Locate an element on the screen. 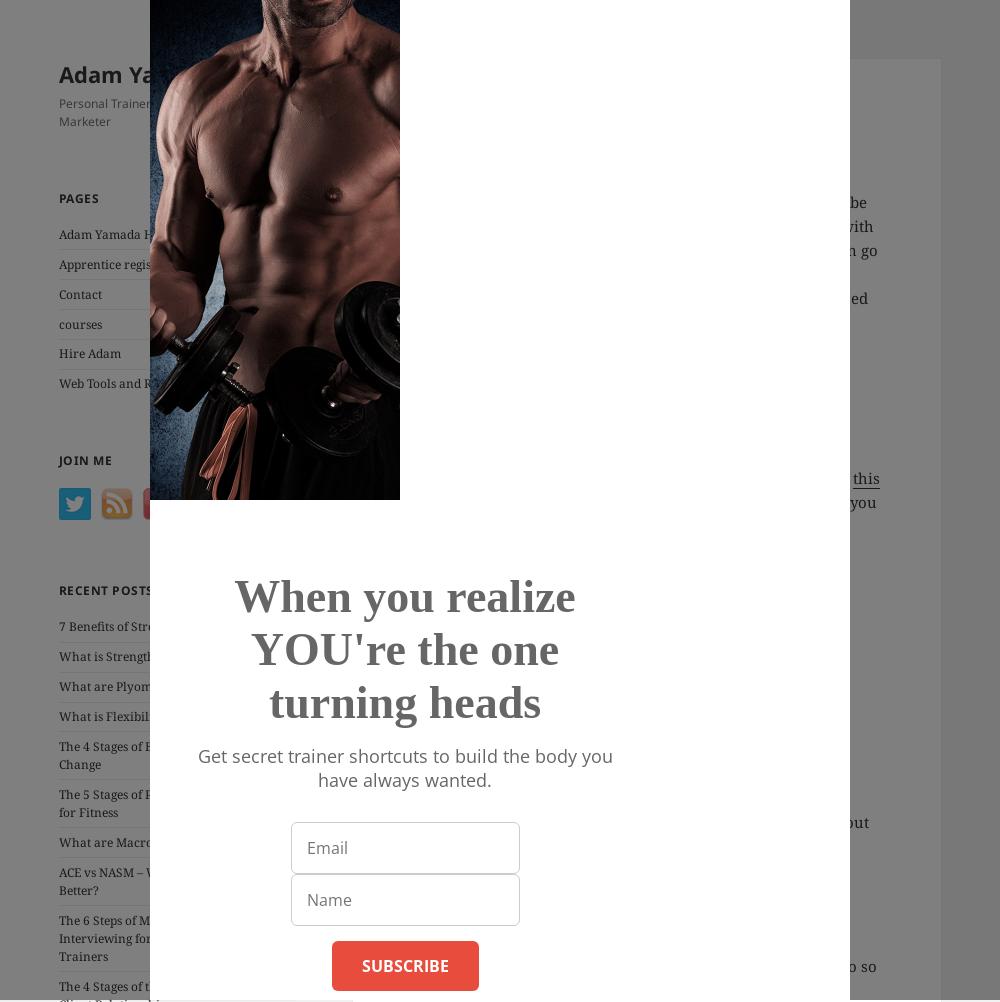 The width and height of the screenshot is (1000, 1002). 'A domain name acts as your “frontdoor” to the internet.  You won't be able to setup a website without a domain name, like' is located at coordinates (631, 464).